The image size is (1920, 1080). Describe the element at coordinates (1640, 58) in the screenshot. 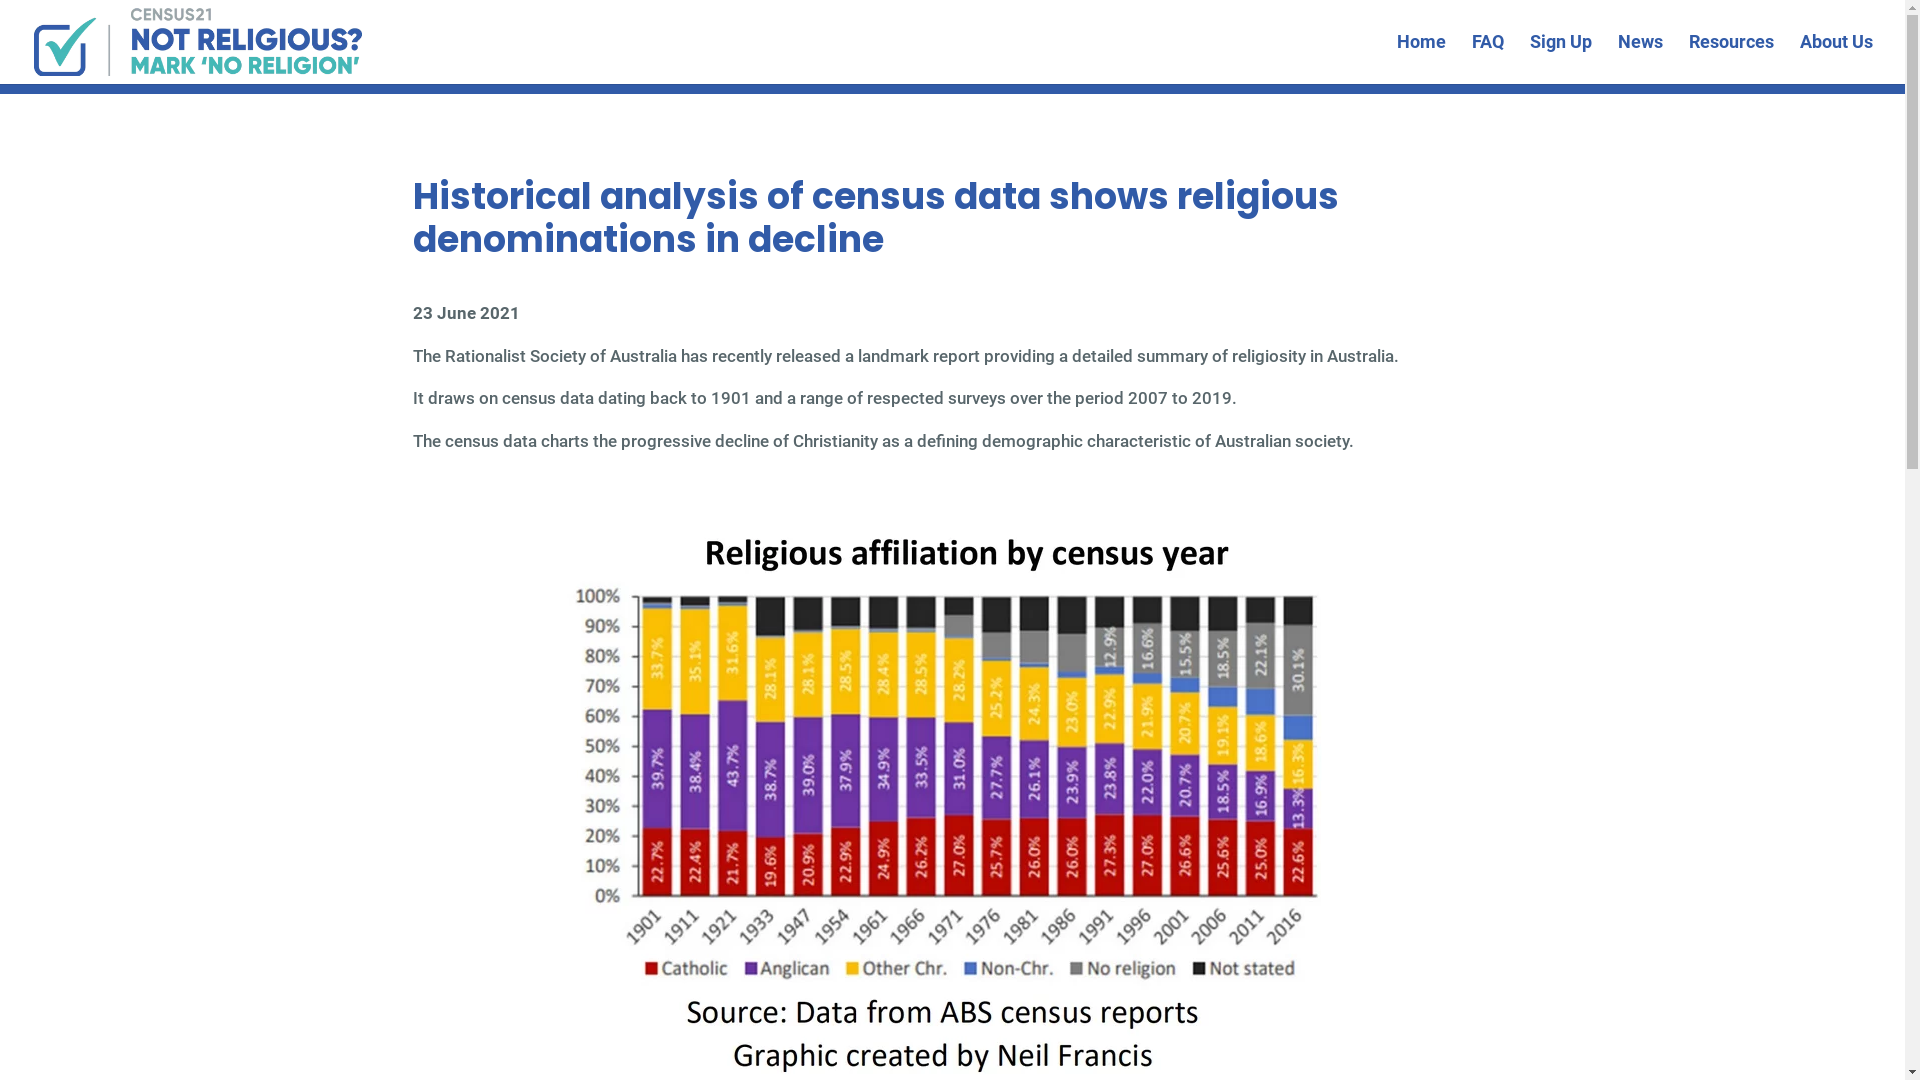

I see `'News'` at that location.